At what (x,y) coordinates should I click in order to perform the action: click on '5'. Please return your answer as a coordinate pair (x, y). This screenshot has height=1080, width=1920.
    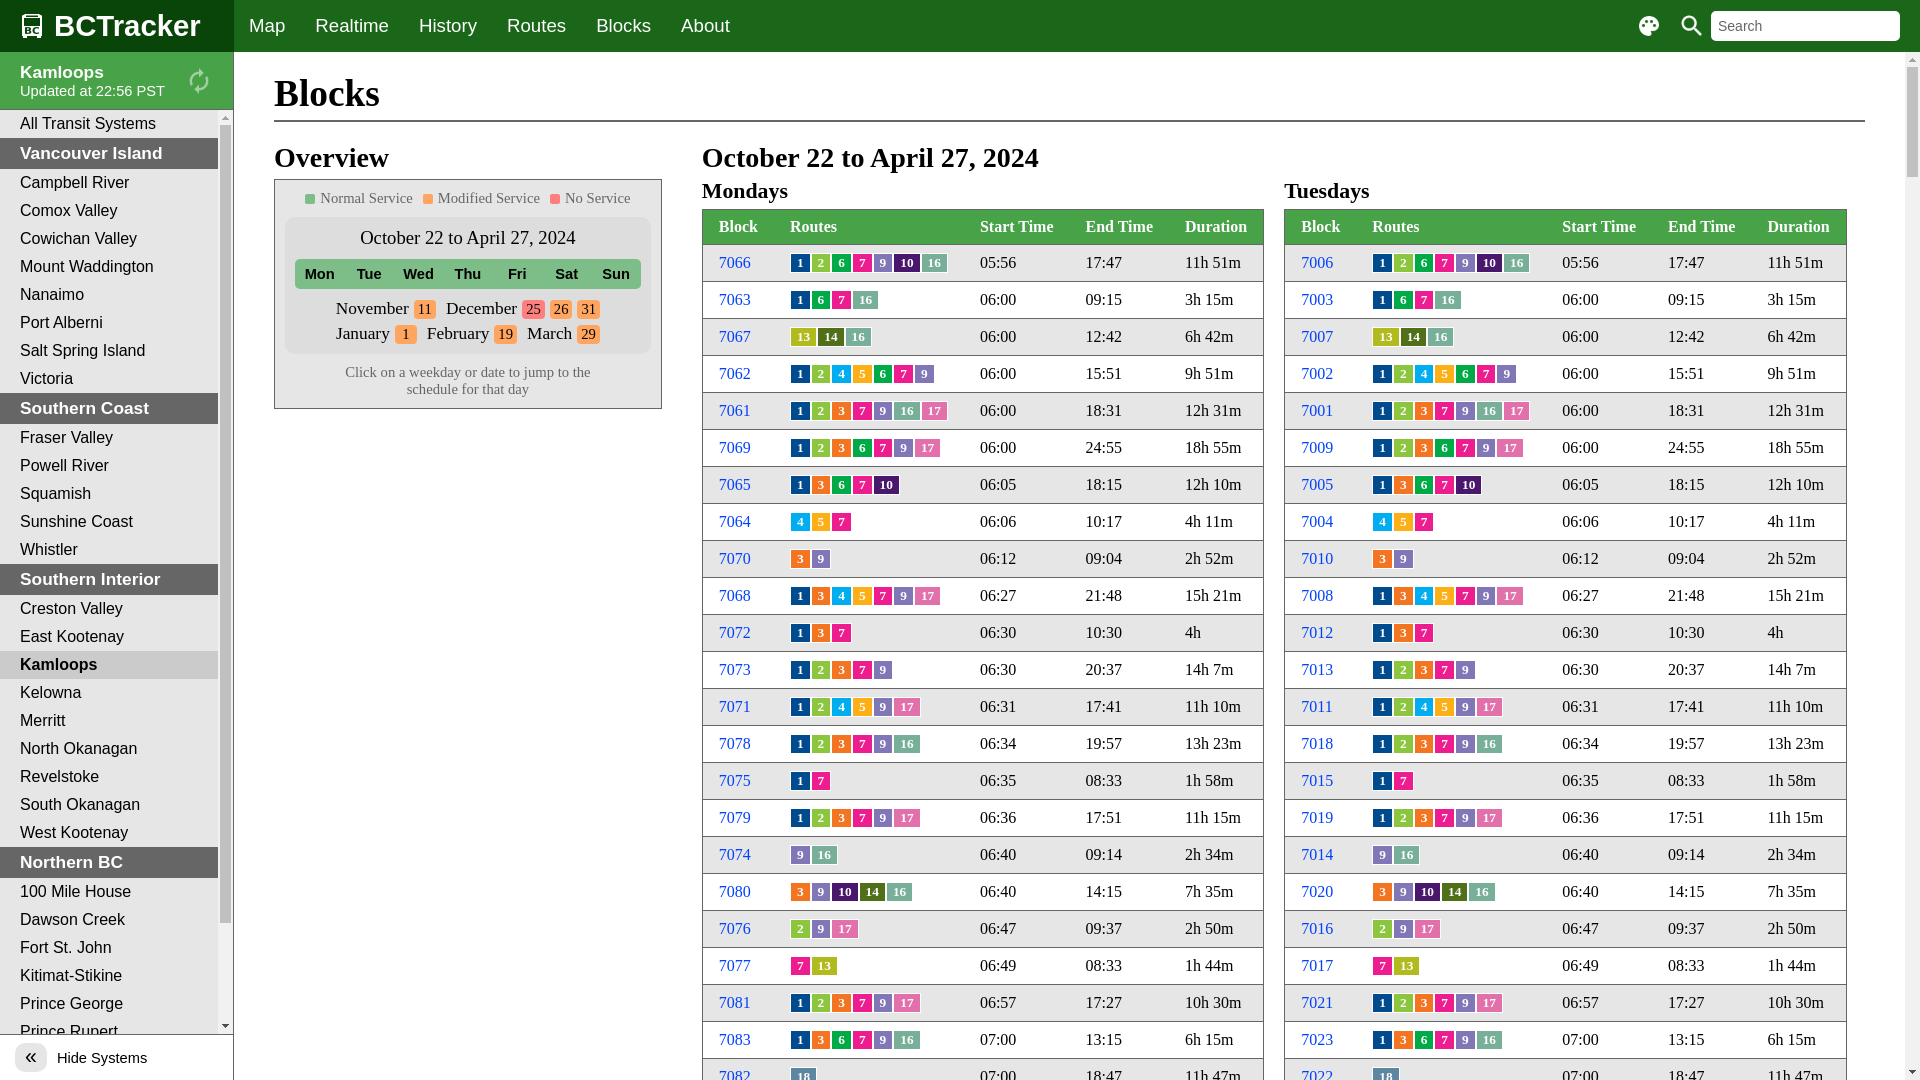
    Looking at the image, I should click on (1444, 705).